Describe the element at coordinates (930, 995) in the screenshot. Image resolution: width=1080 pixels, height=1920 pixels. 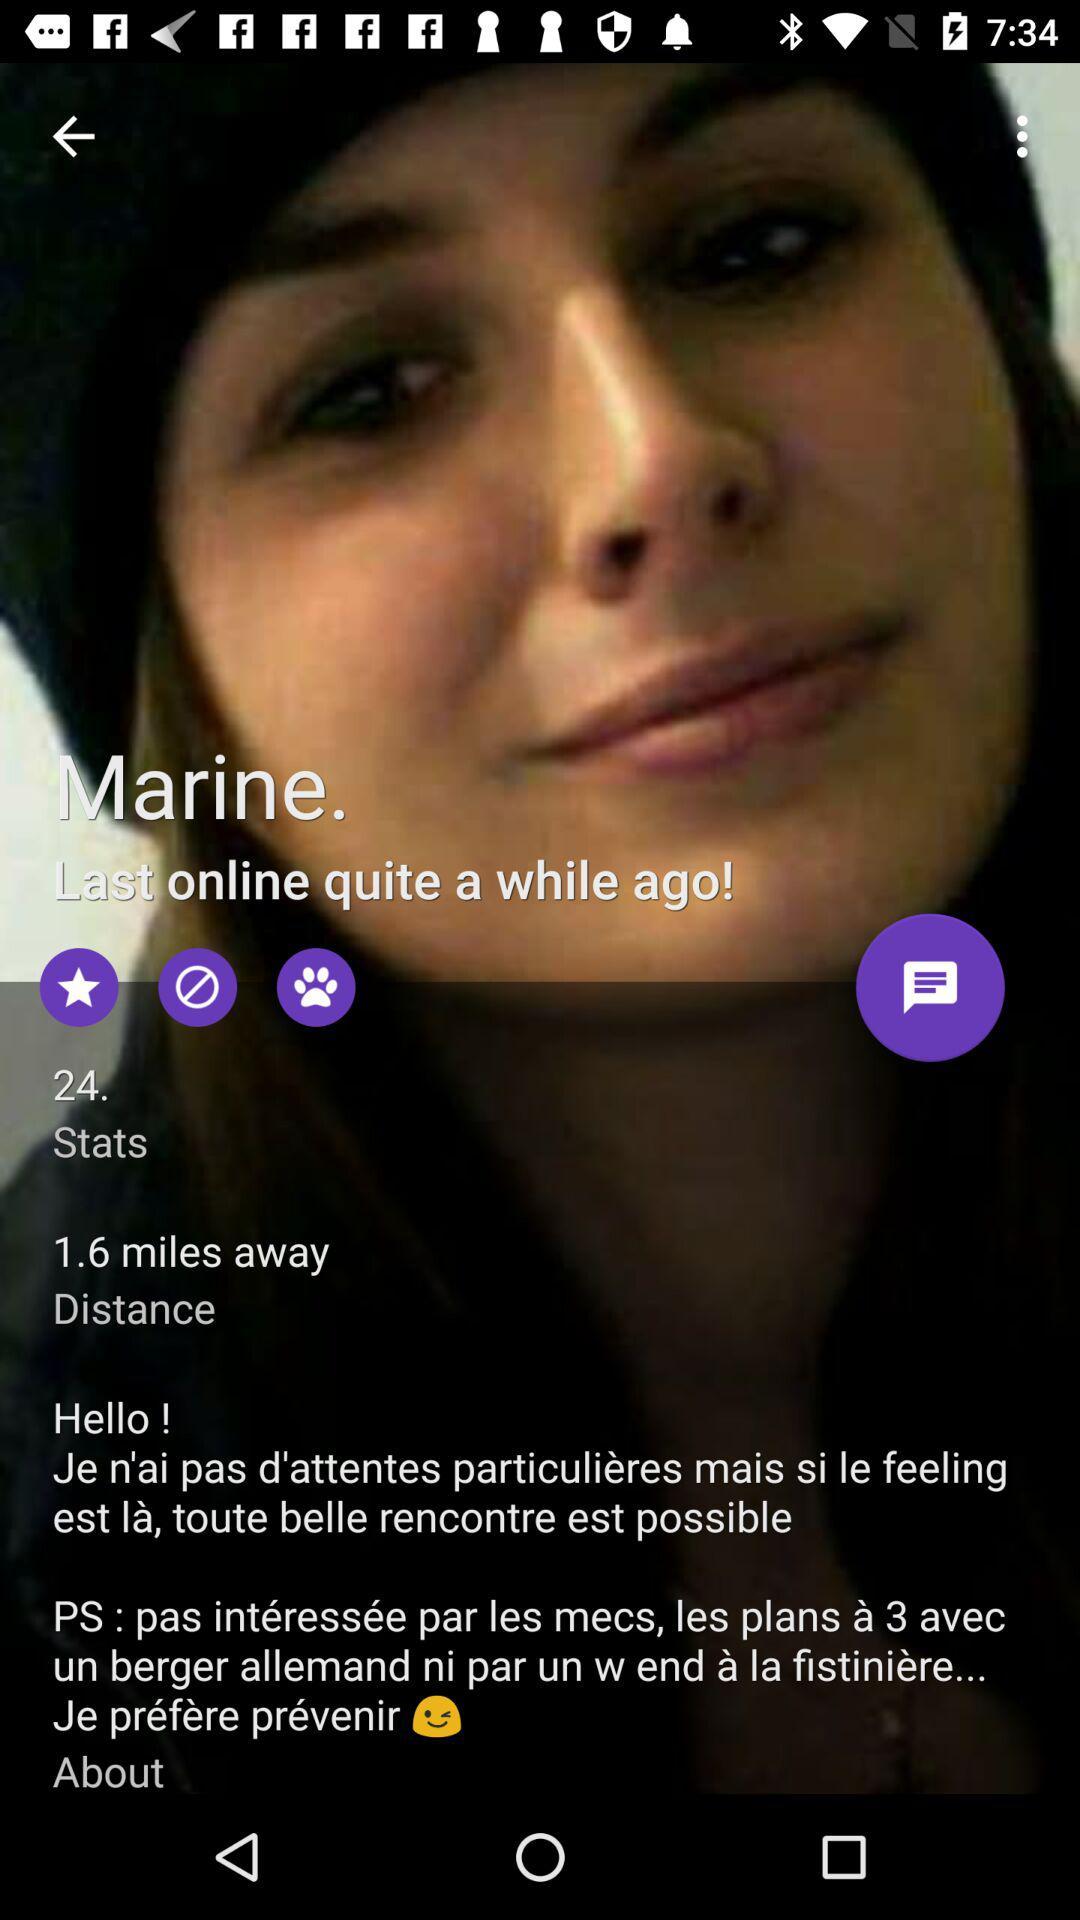
I see `open text box` at that location.